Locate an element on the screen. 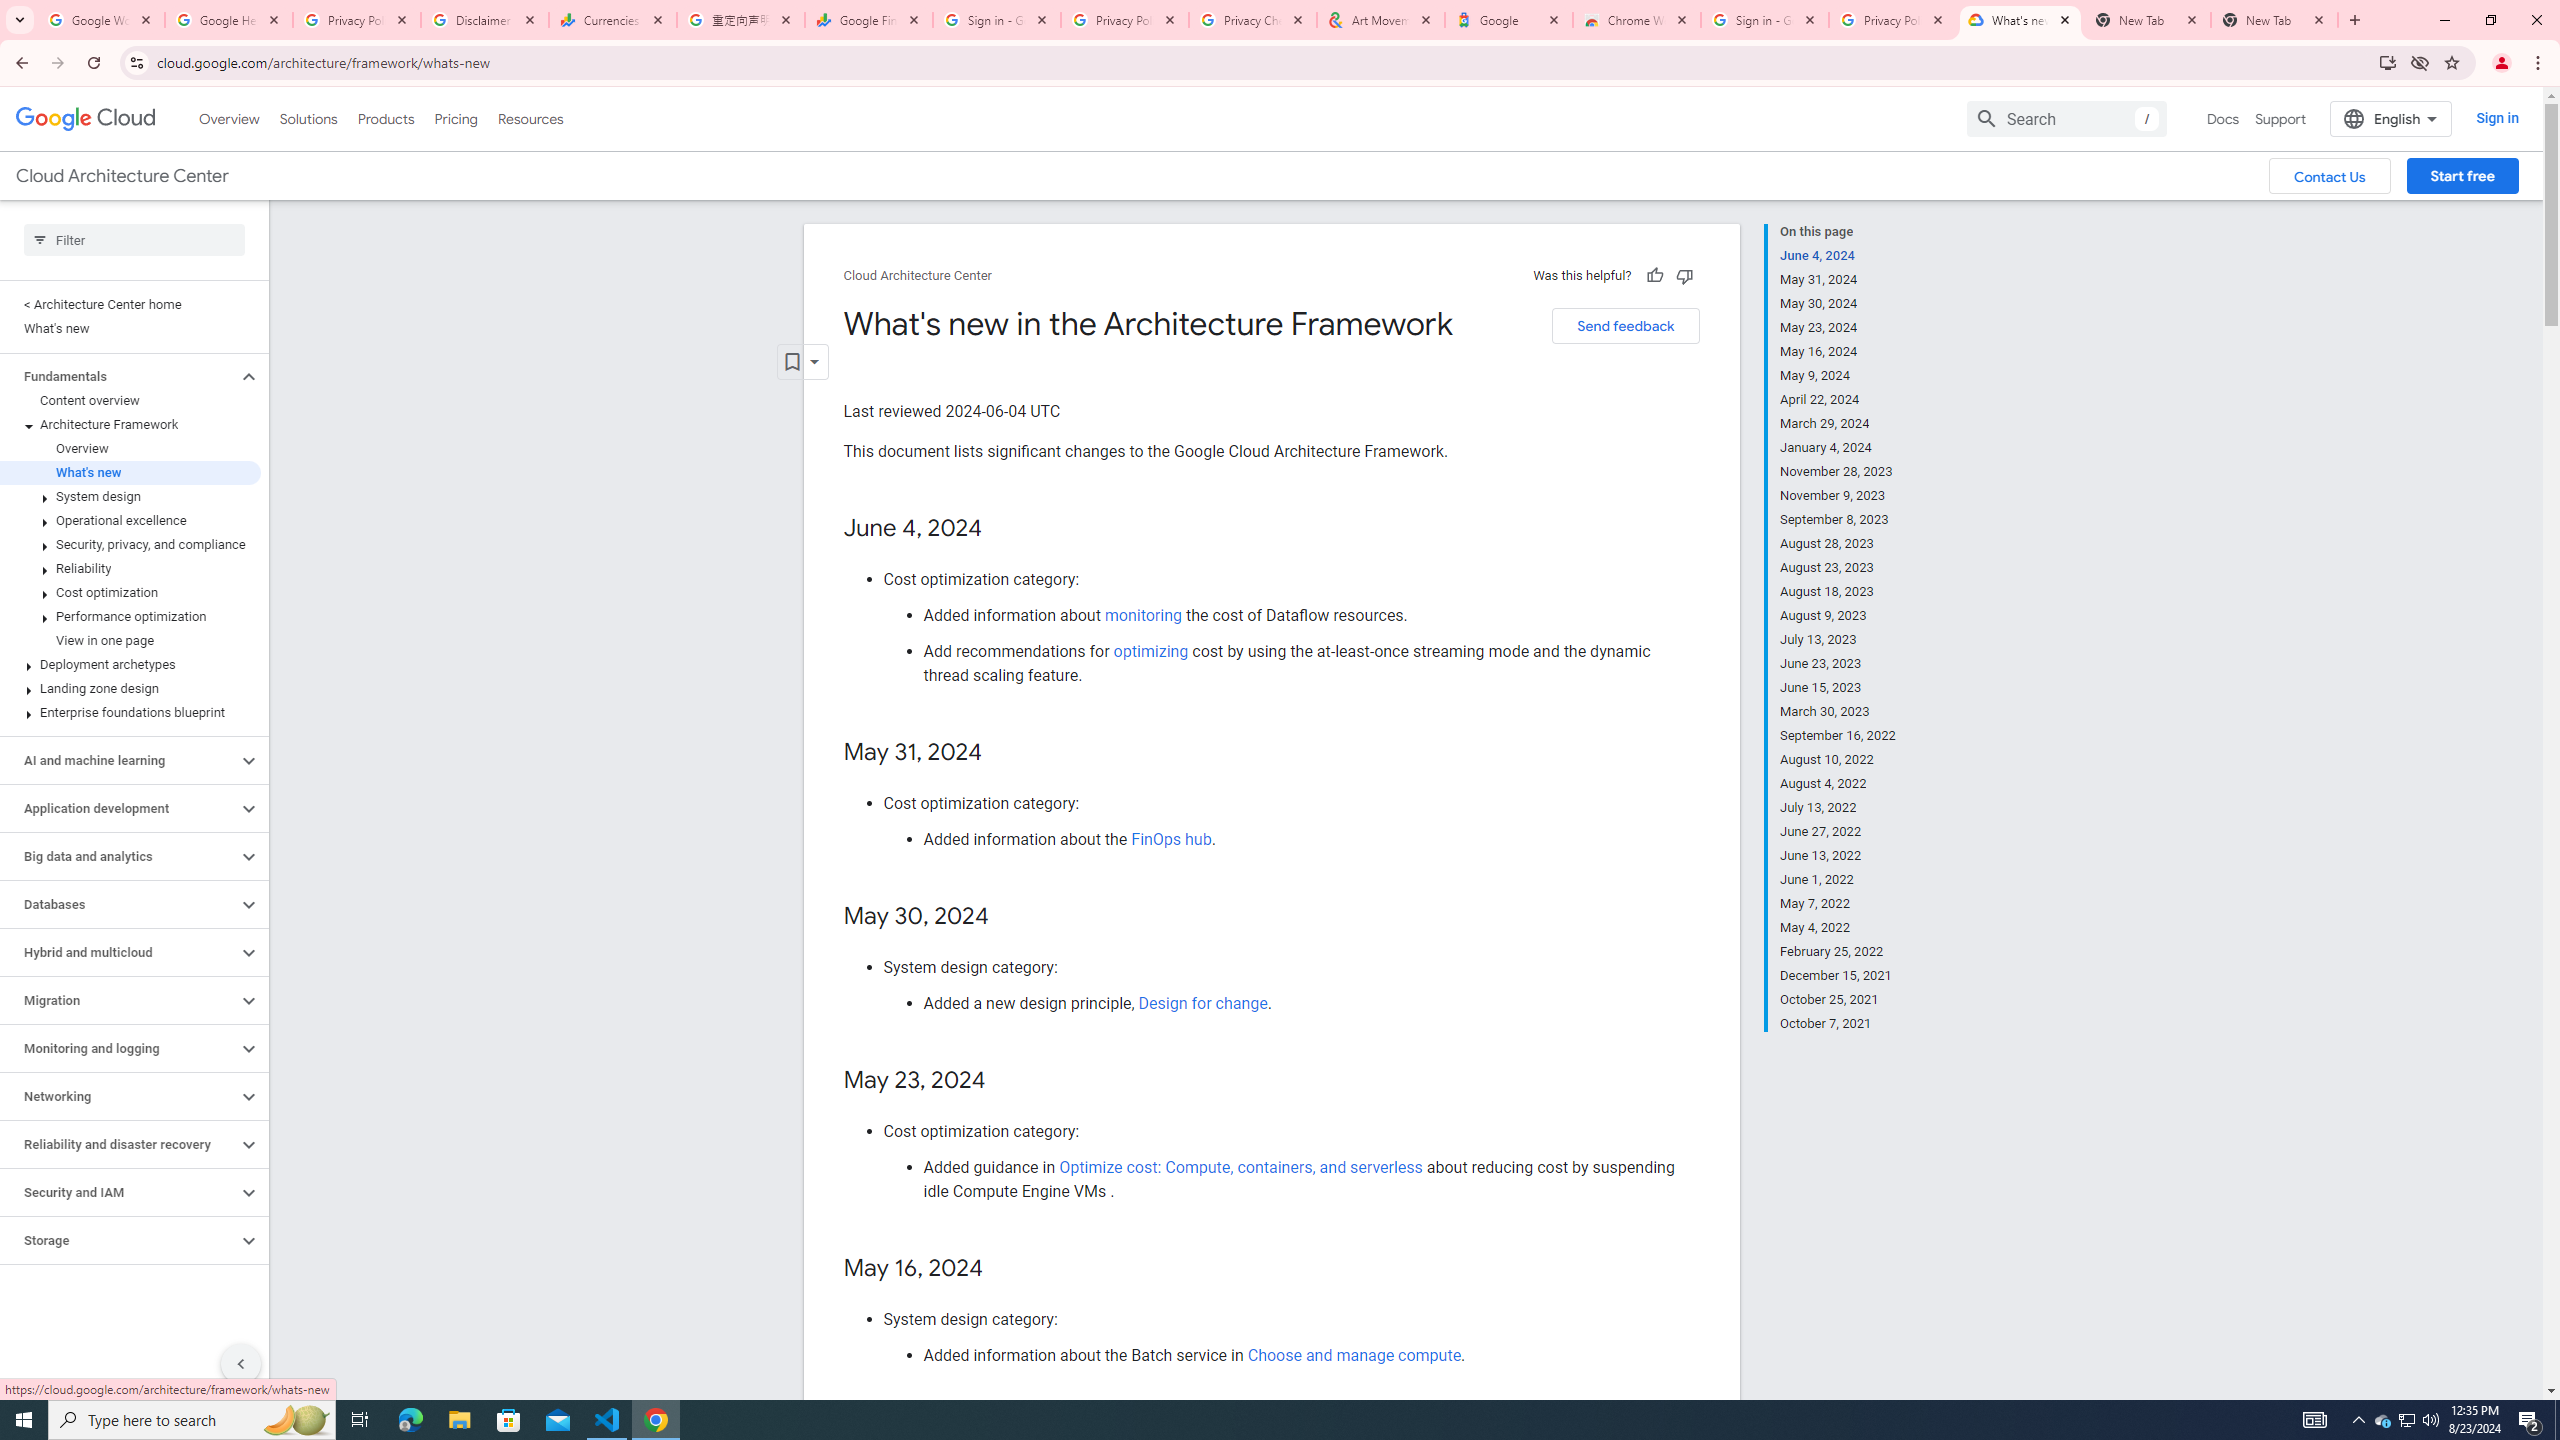  'AI and machine learning' is located at coordinates (118, 761).